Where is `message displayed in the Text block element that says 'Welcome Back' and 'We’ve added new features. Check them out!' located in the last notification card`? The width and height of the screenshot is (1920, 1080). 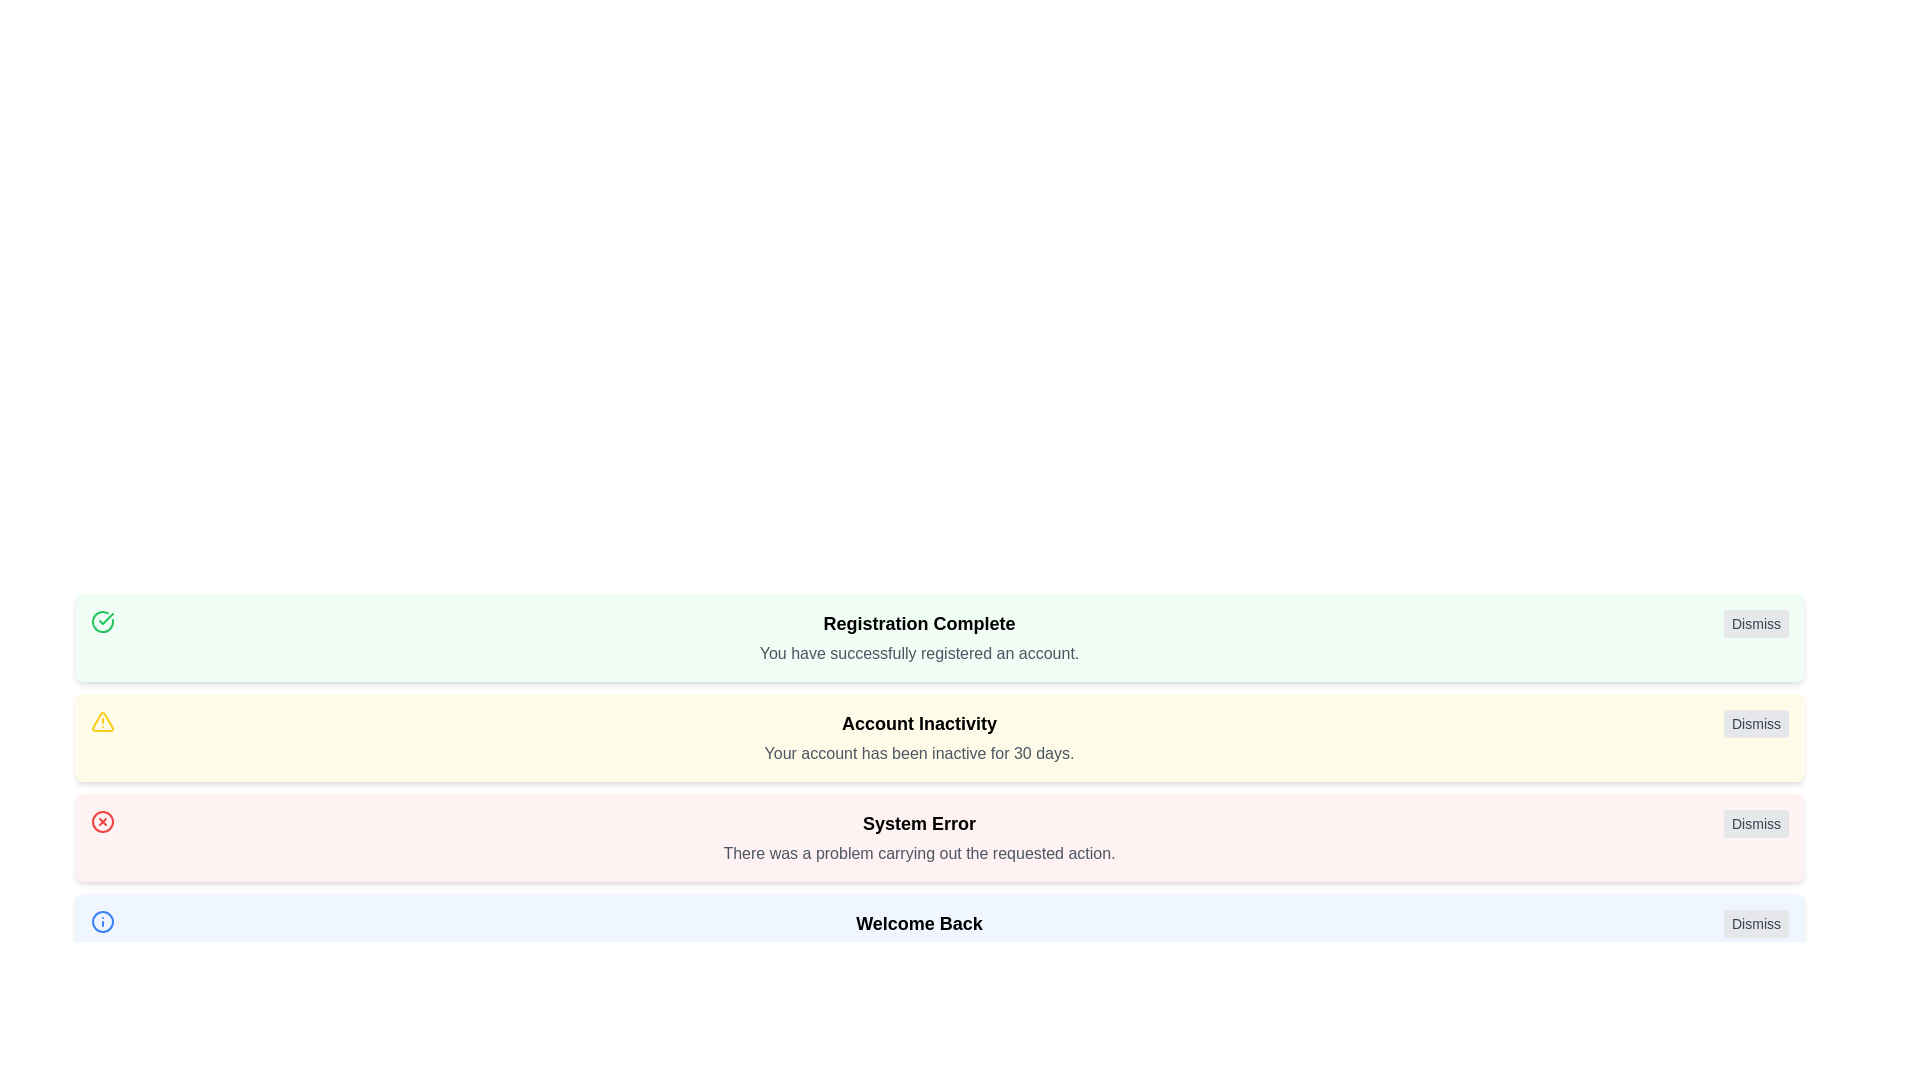
message displayed in the Text block element that says 'Welcome Back' and 'We’ve added new features. Check them out!' located in the last notification card is located at coordinates (918, 937).